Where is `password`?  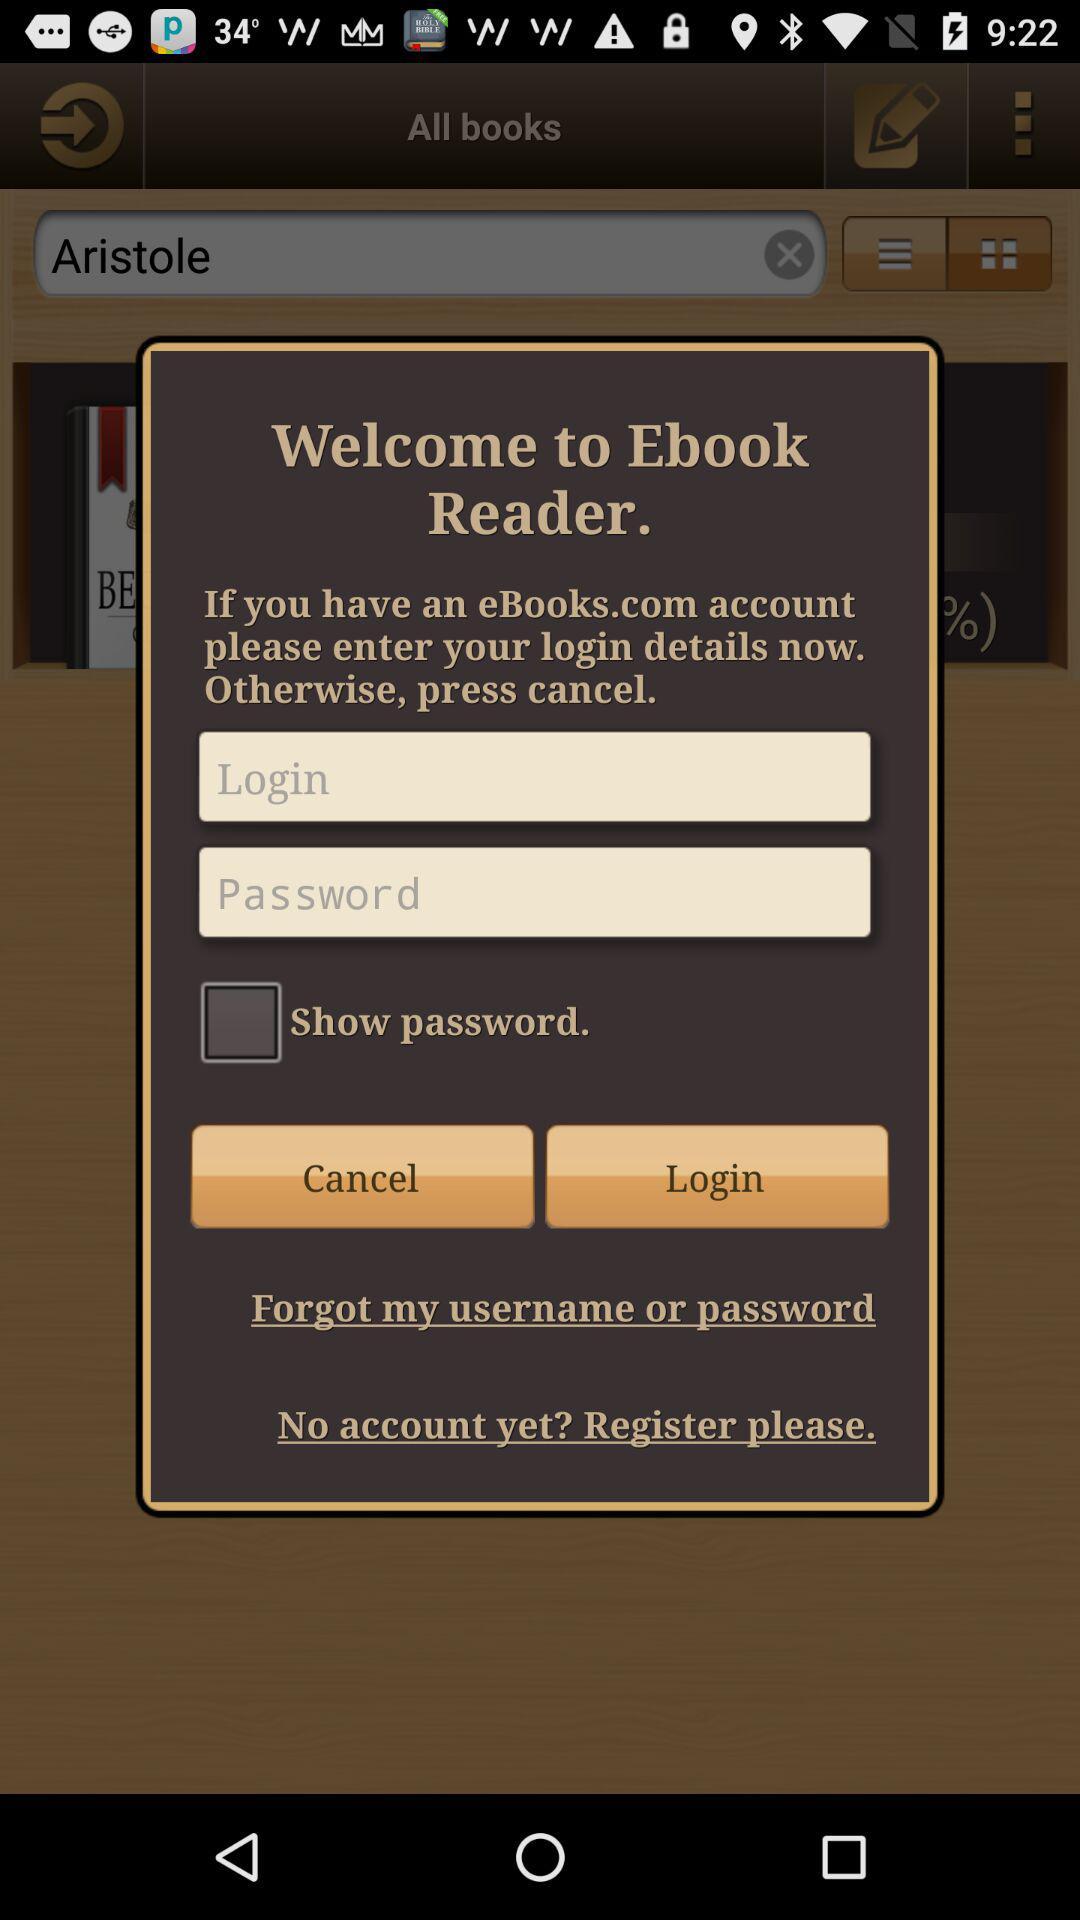
password is located at coordinates (540, 899).